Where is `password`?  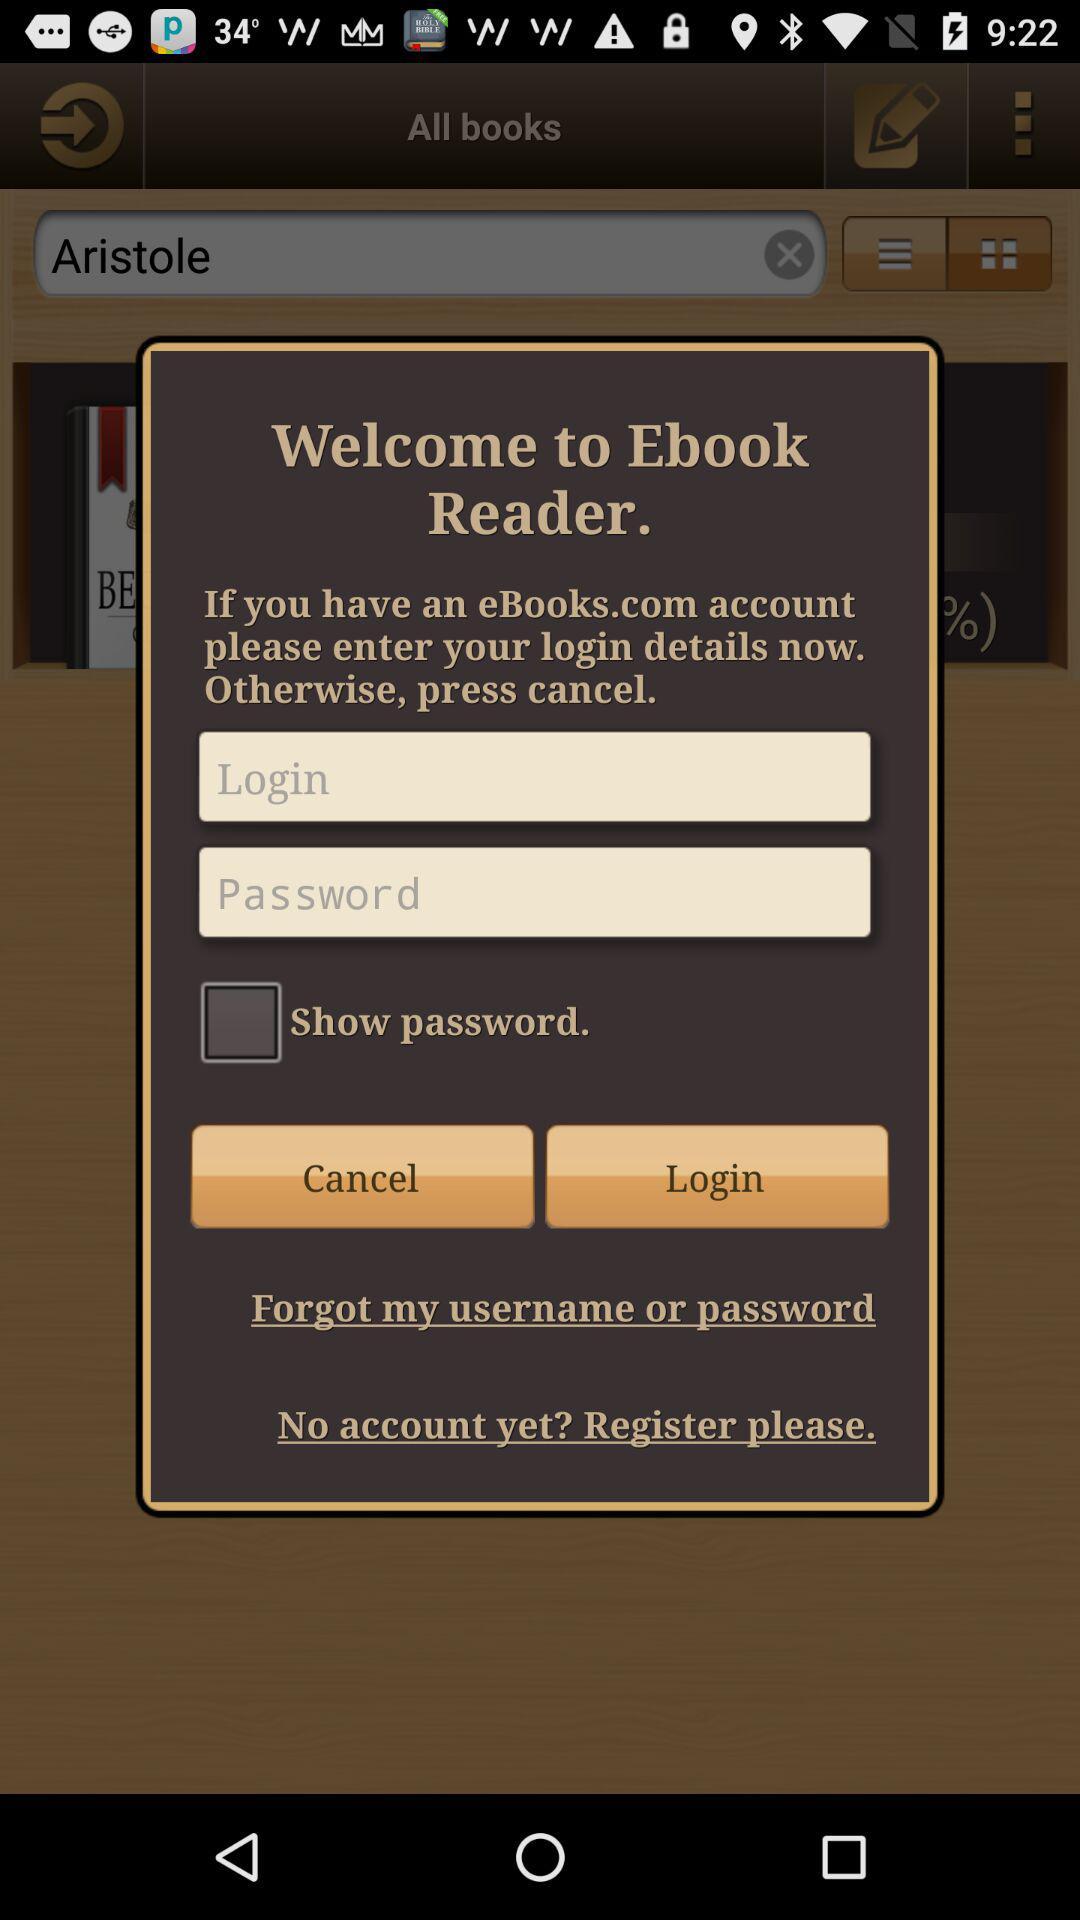
password is located at coordinates (540, 899).